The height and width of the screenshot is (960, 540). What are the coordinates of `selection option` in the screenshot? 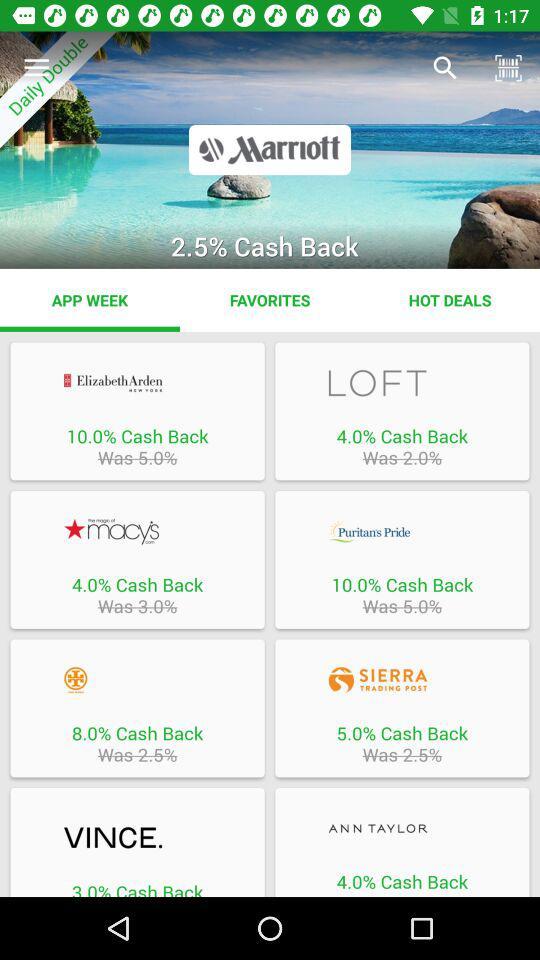 It's located at (136, 839).